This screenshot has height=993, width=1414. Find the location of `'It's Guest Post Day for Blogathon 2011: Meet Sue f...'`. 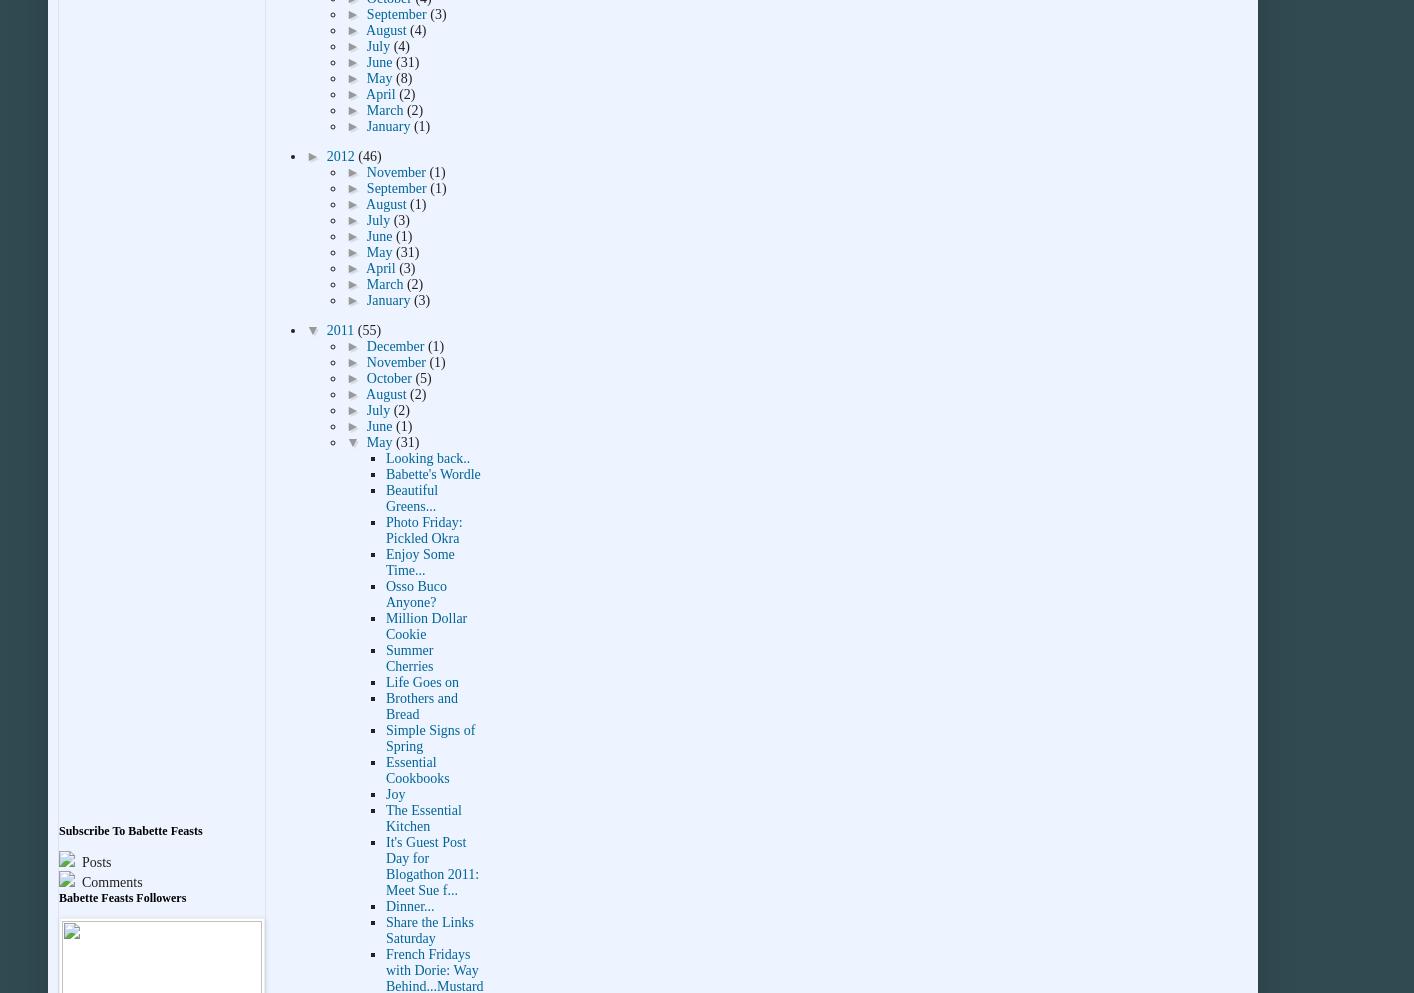

'It's Guest Post Day for Blogathon 2011: Meet Sue f...' is located at coordinates (386, 865).